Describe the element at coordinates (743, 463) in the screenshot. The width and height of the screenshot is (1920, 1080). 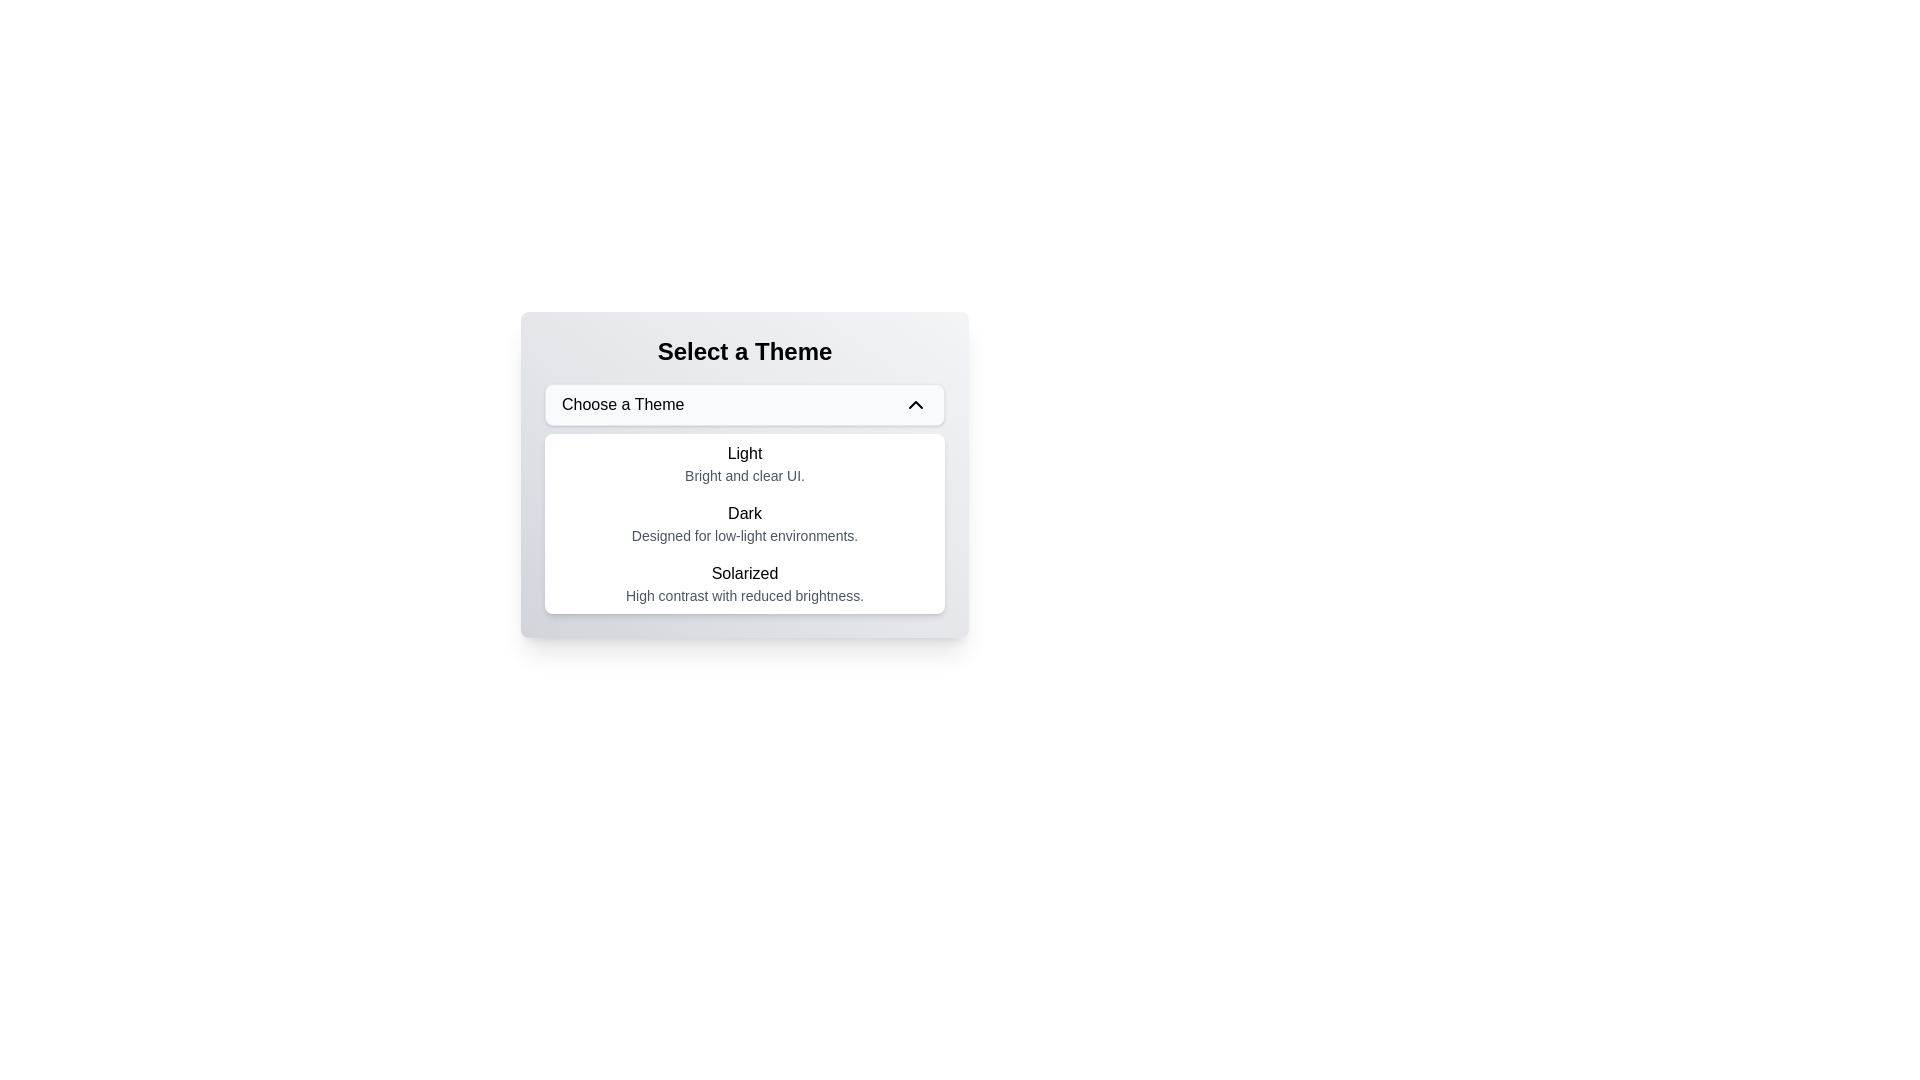
I see `the first selectable option in the dropdown menu labeled 'Light' which describes it as 'Bright and clear UI.'` at that location.